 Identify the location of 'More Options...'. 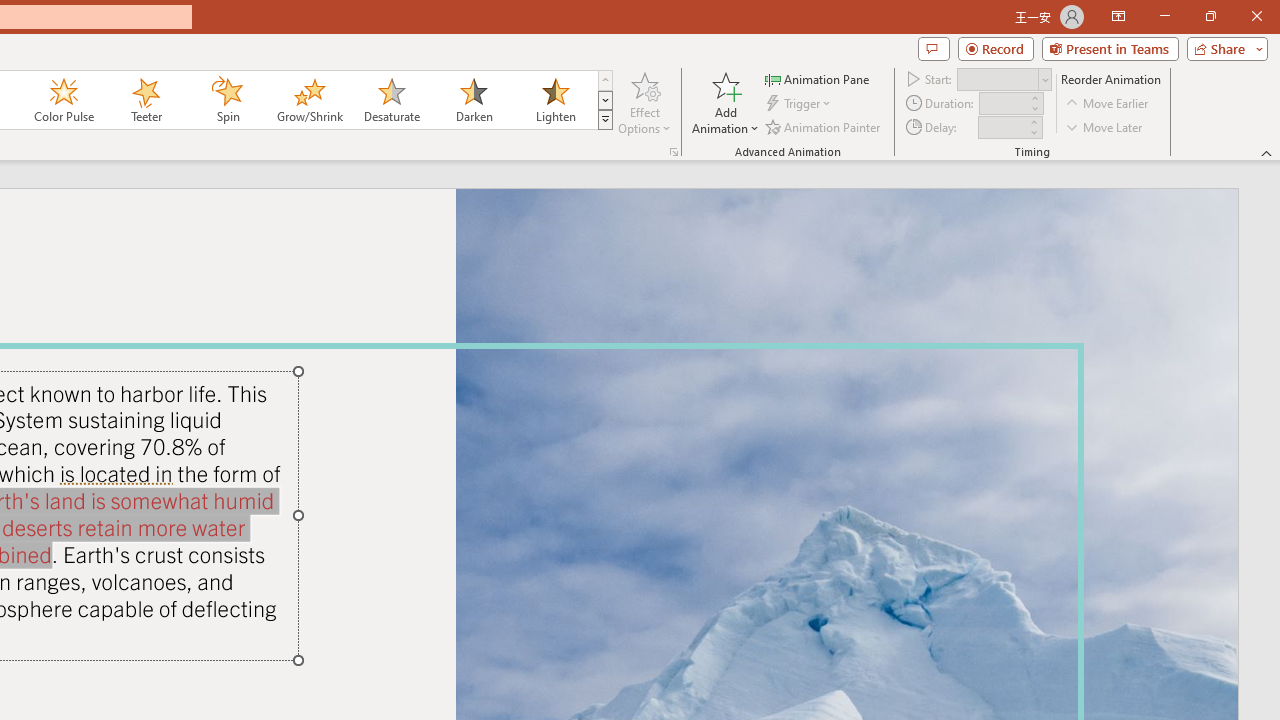
(673, 150).